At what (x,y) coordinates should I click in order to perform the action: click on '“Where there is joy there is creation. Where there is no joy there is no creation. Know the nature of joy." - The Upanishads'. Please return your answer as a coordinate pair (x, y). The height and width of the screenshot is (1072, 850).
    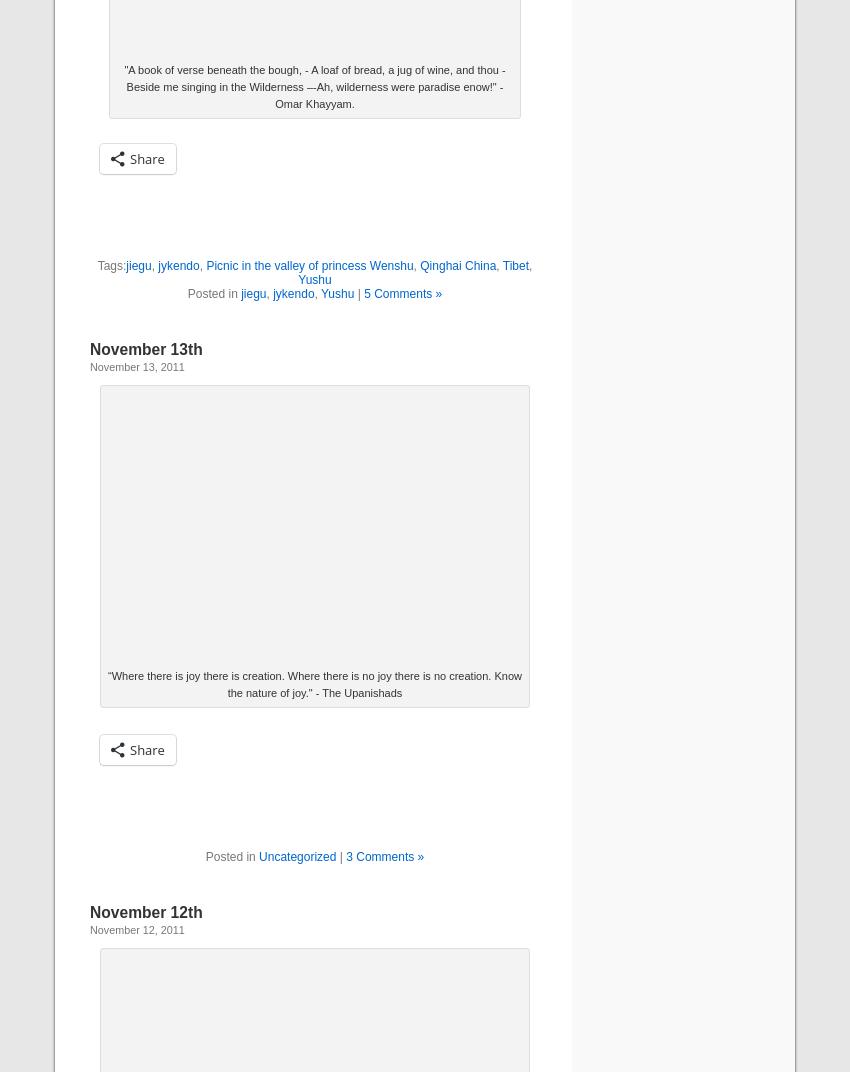
    Looking at the image, I should click on (314, 683).